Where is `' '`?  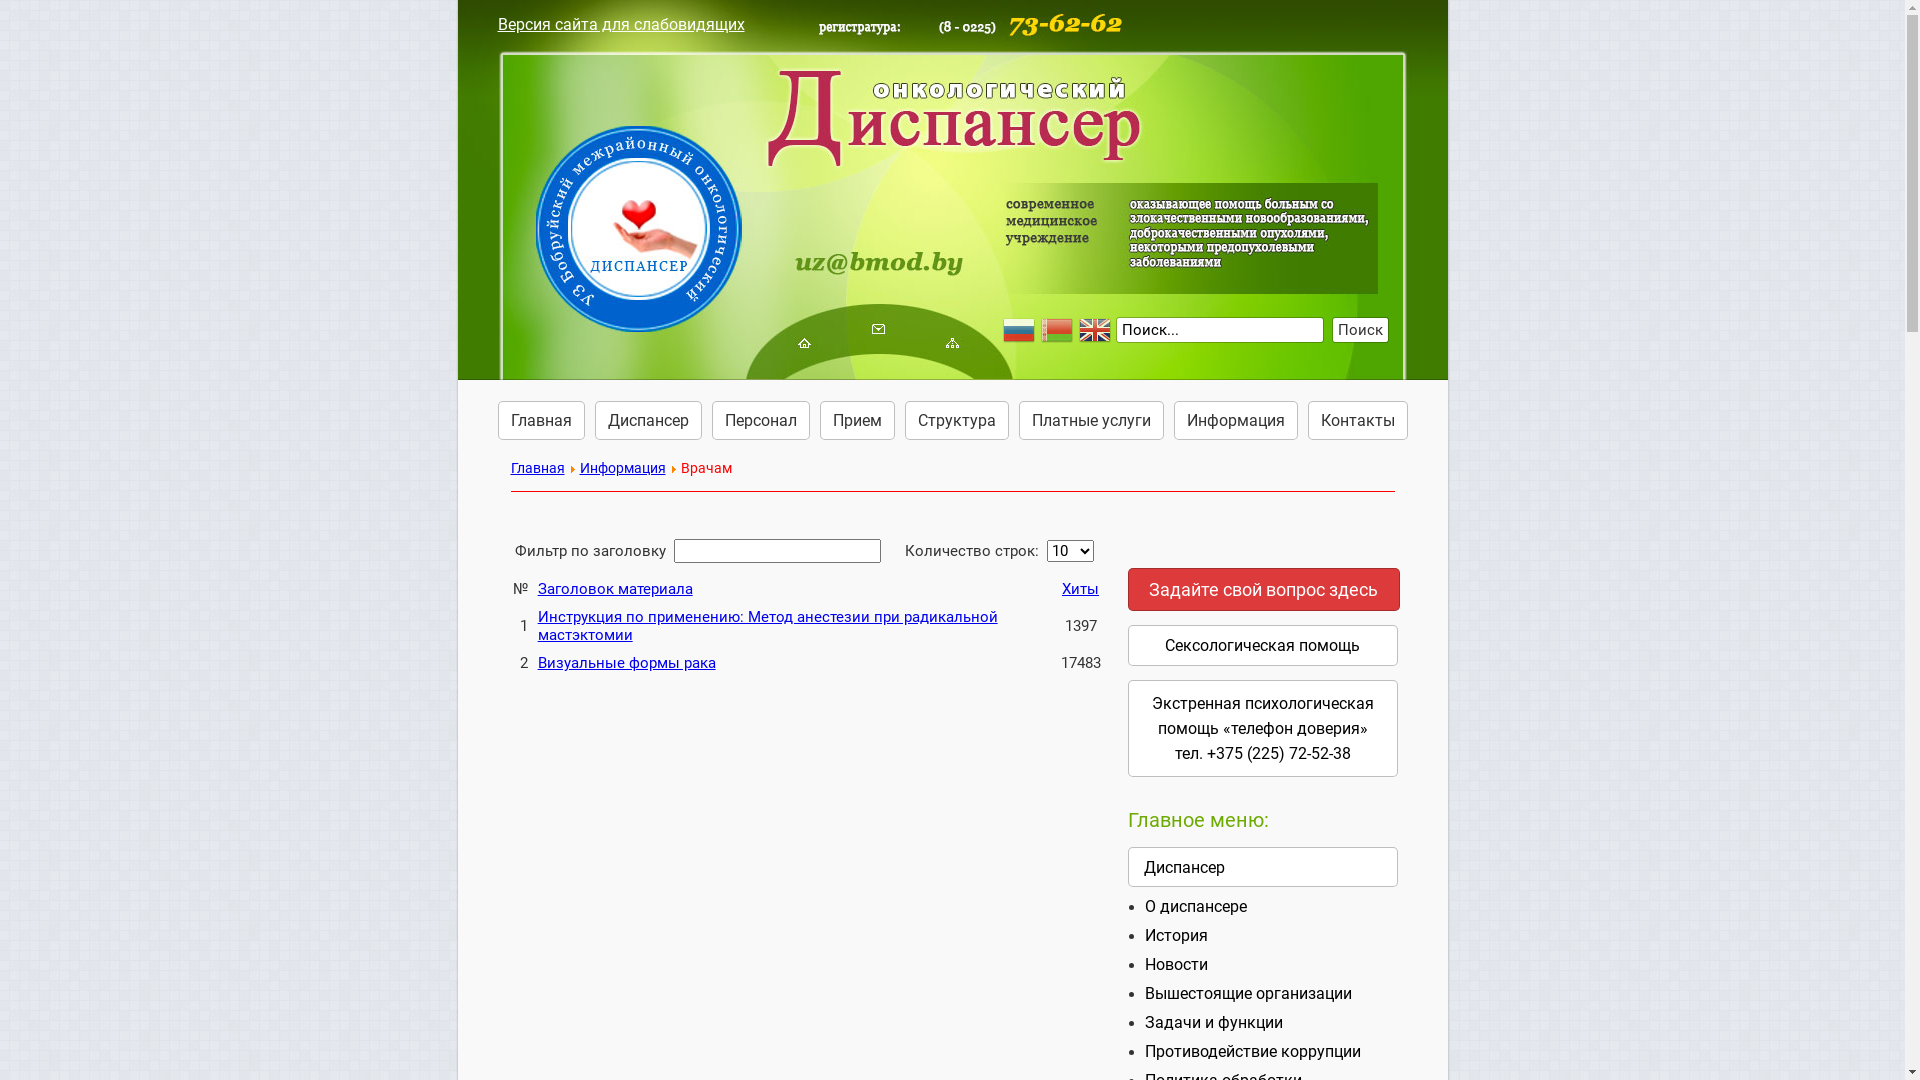 ' ' is located at coordinates (879, 170).